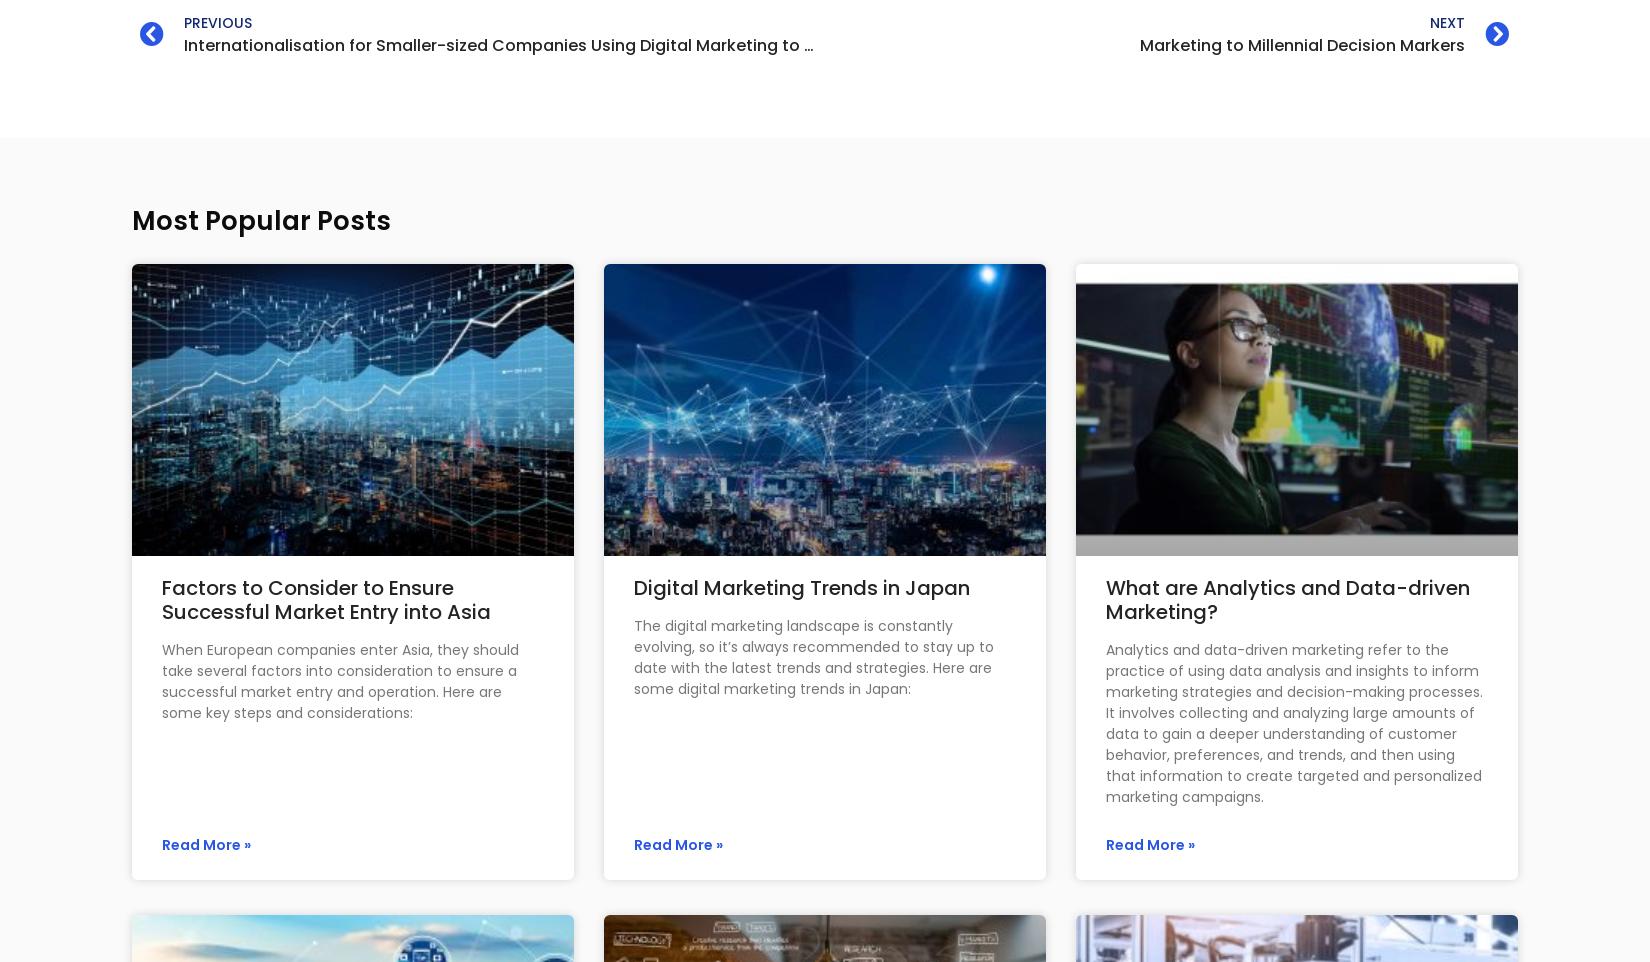 The height and width of the screenshot is (962, 1650). I want to click on 'Internationalisation for Smaller-sized Companies Using Digital Marketing to Go into Overseas Markets', so click(598, 44).